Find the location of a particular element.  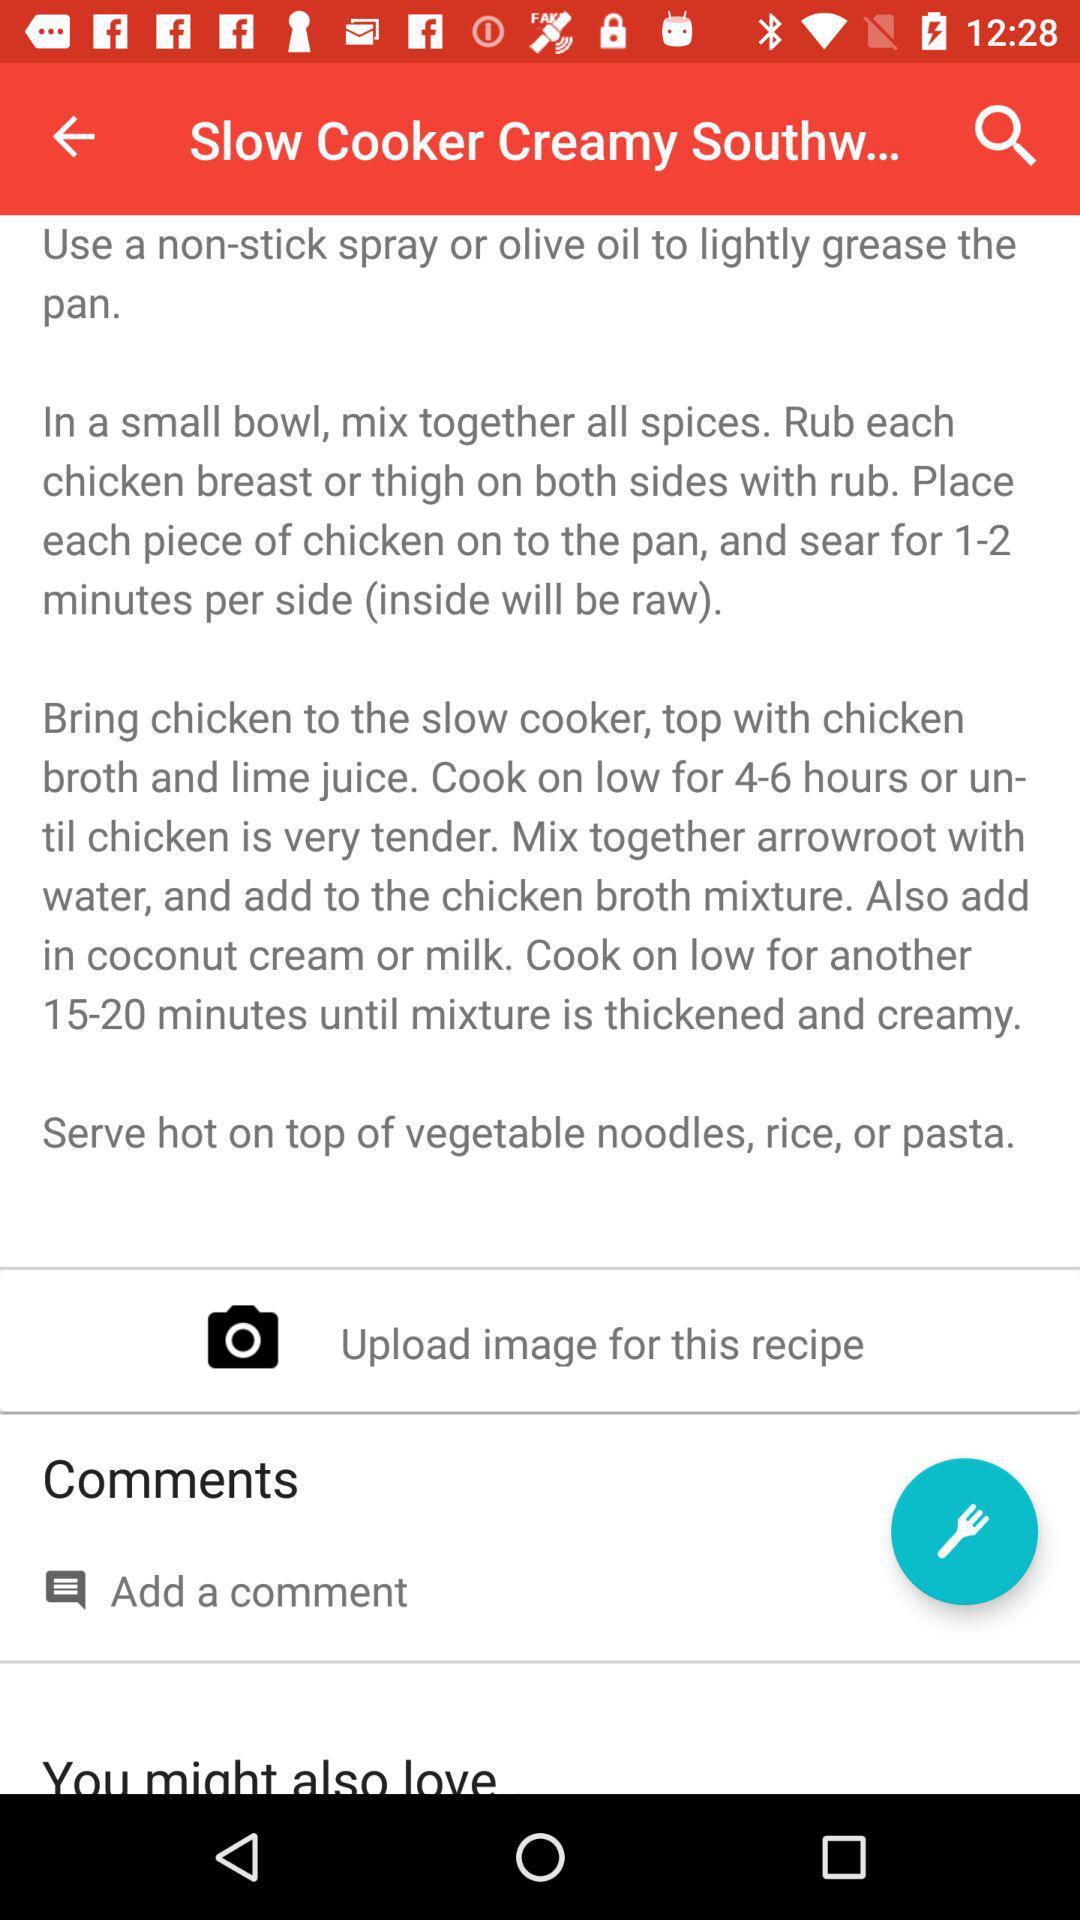

the item next to the slow cooker creamy is located at coordinates (1006, 135).